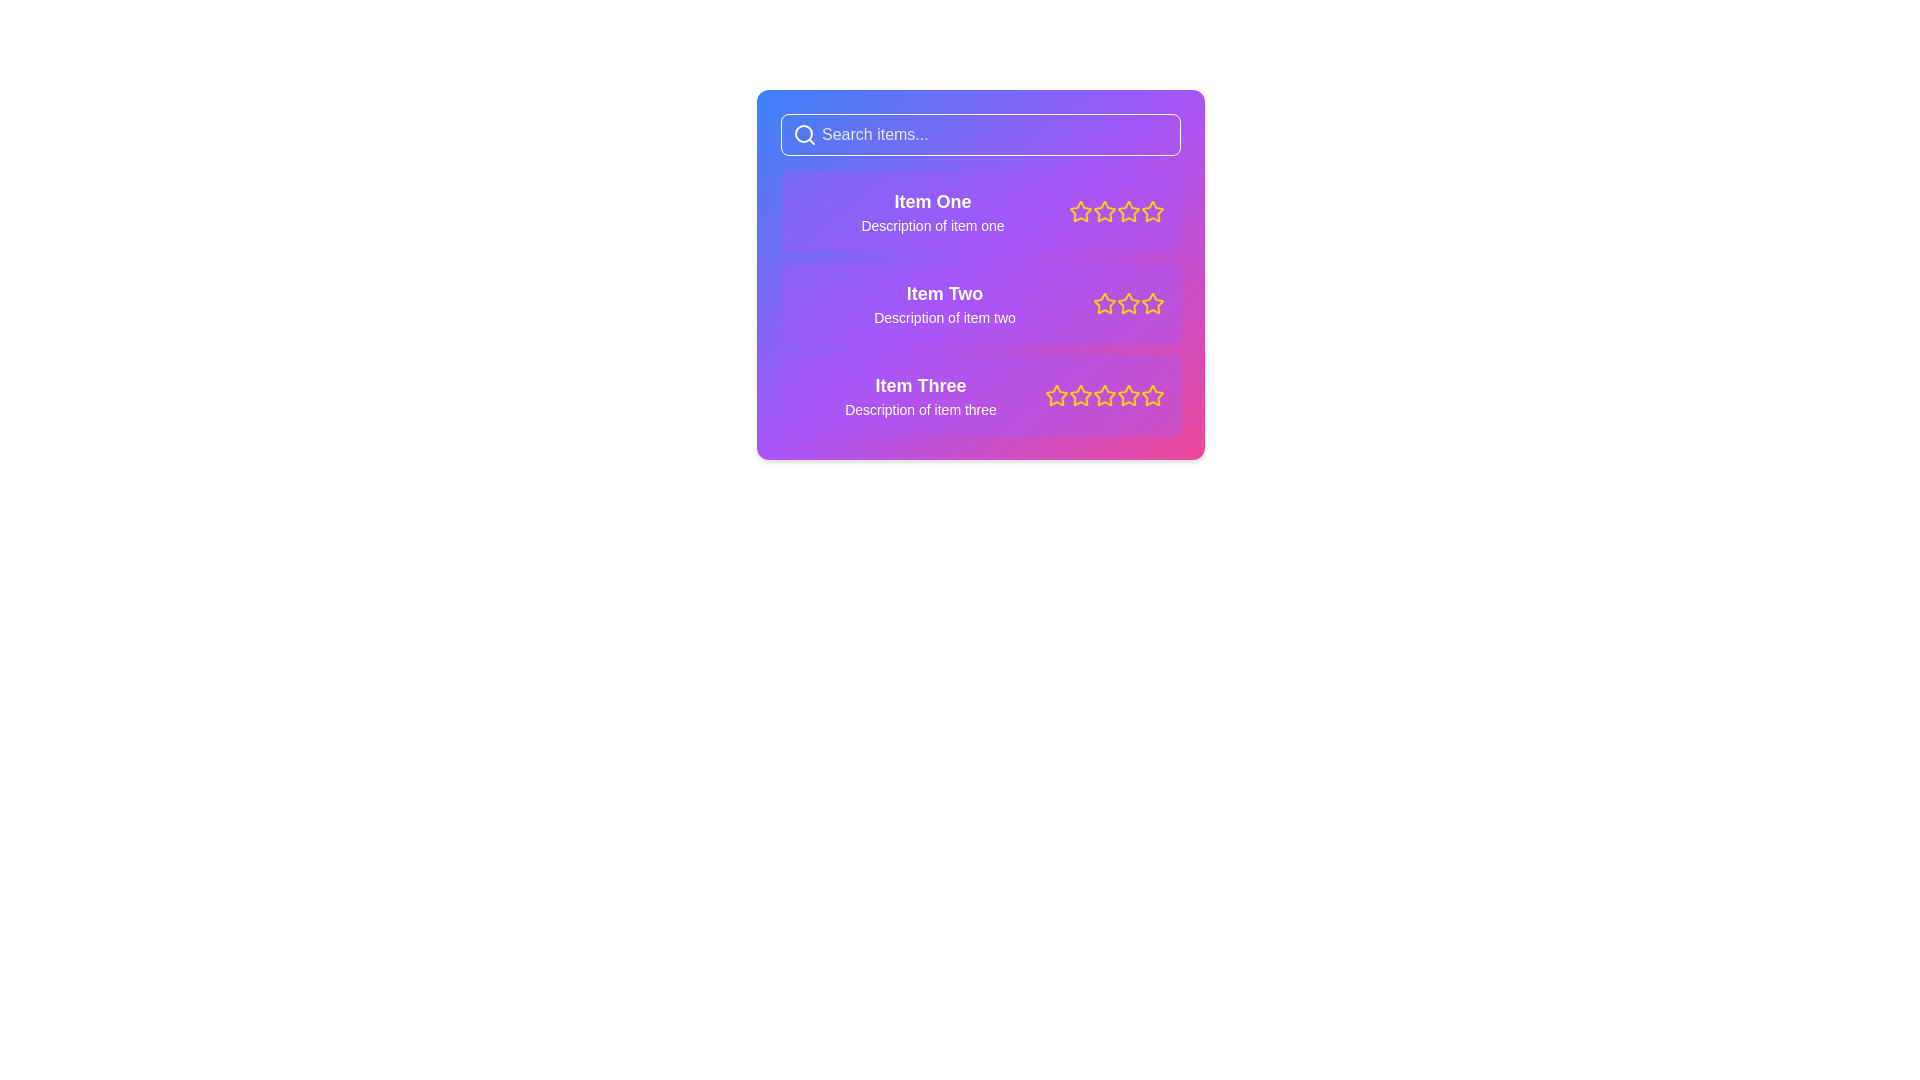 This screenshot has height=1080, width=1920. I want to click on the Text Display element that shows 'Item Three' in bold white text and 'Description of item three' below it, located at the bottom of the visible list area, so click(920, 396).